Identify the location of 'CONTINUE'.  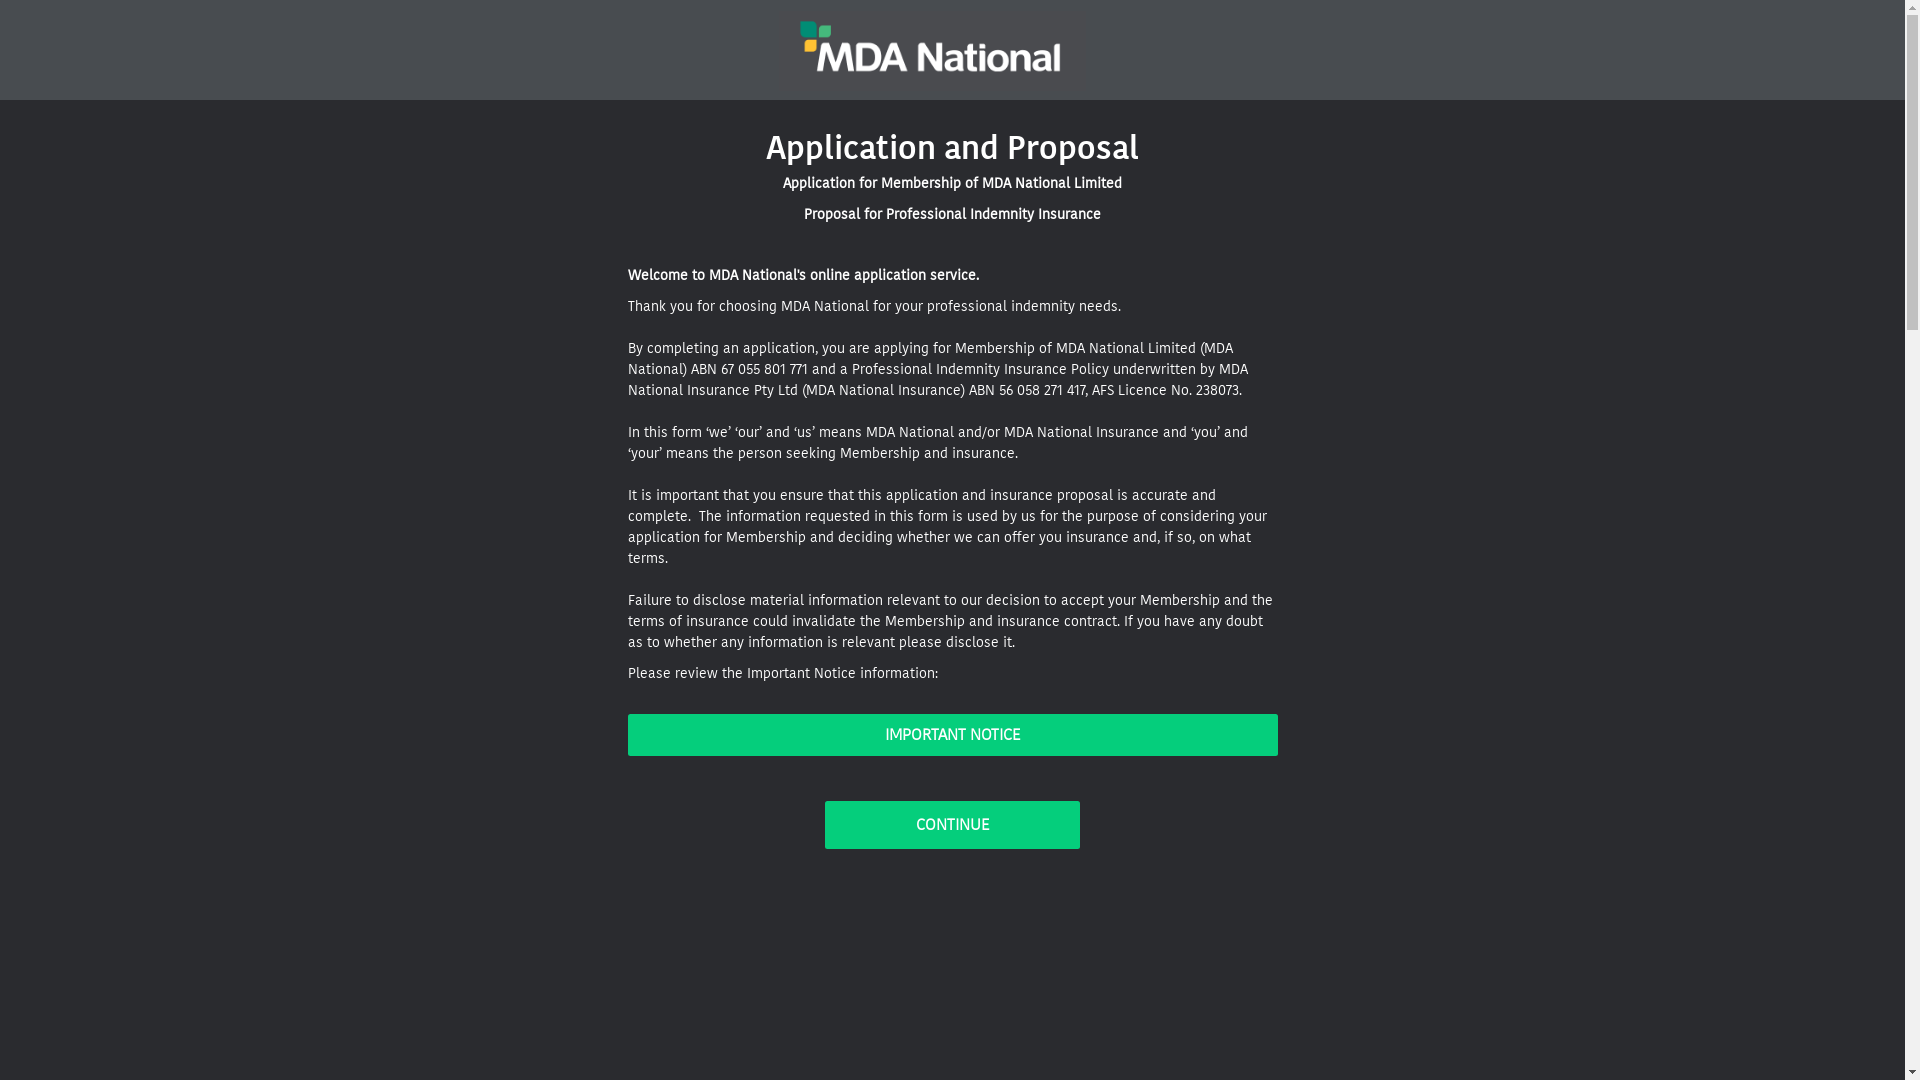
(951, 825).